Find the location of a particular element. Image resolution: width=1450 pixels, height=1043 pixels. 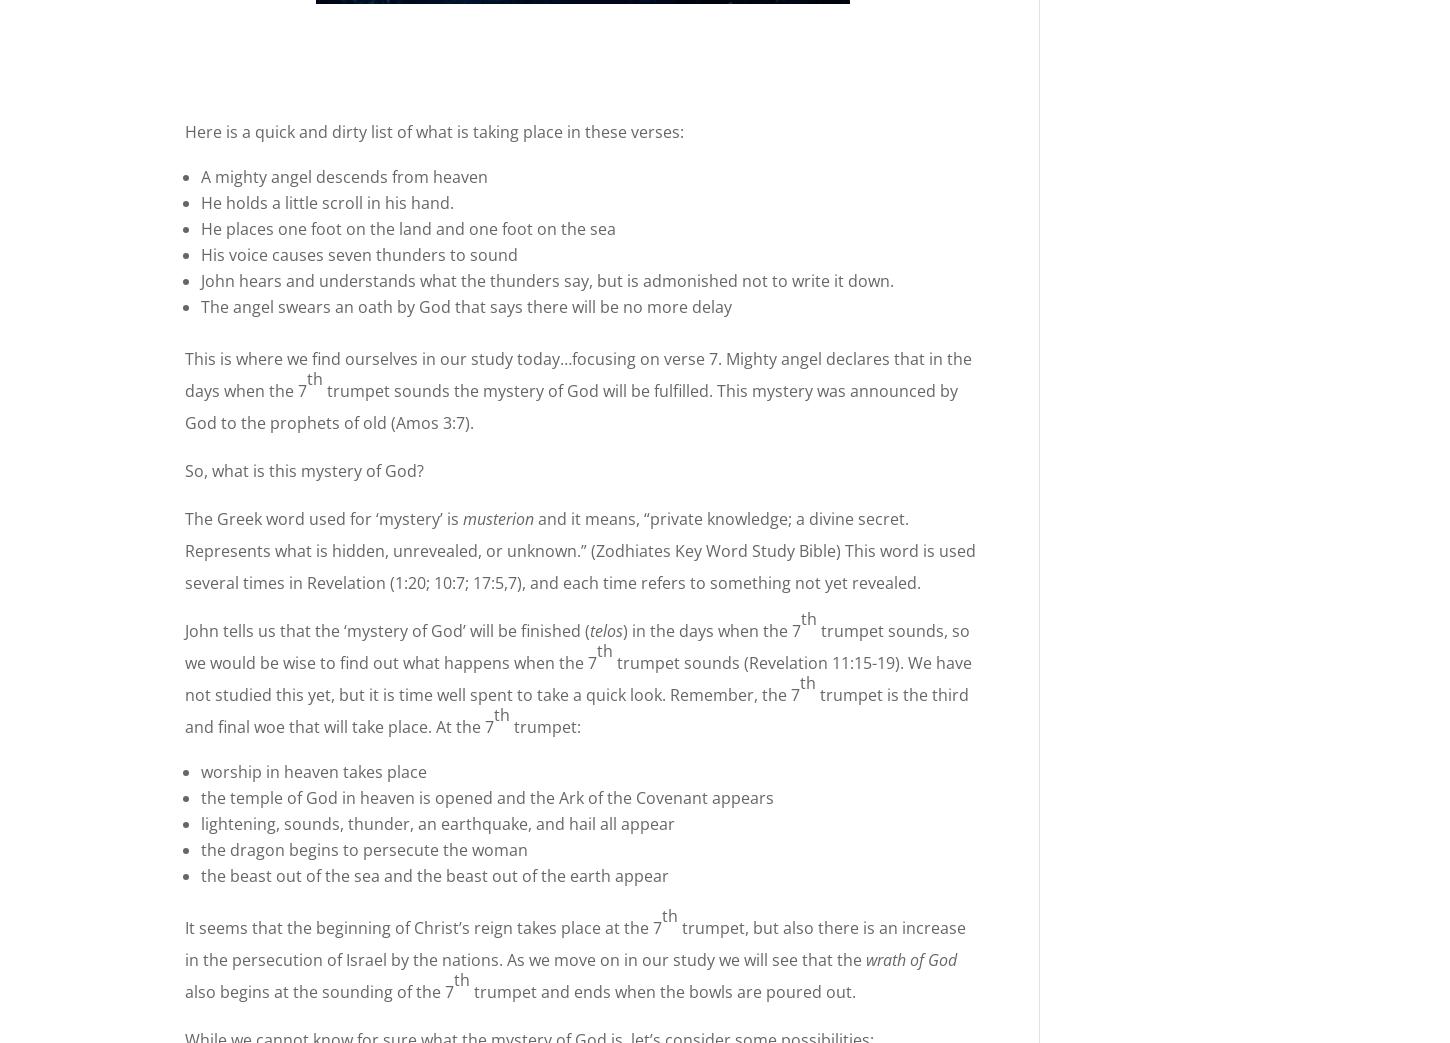

'trumpet is the third and final woe that will take place. At the 7' is located at coordinates (576, 711).